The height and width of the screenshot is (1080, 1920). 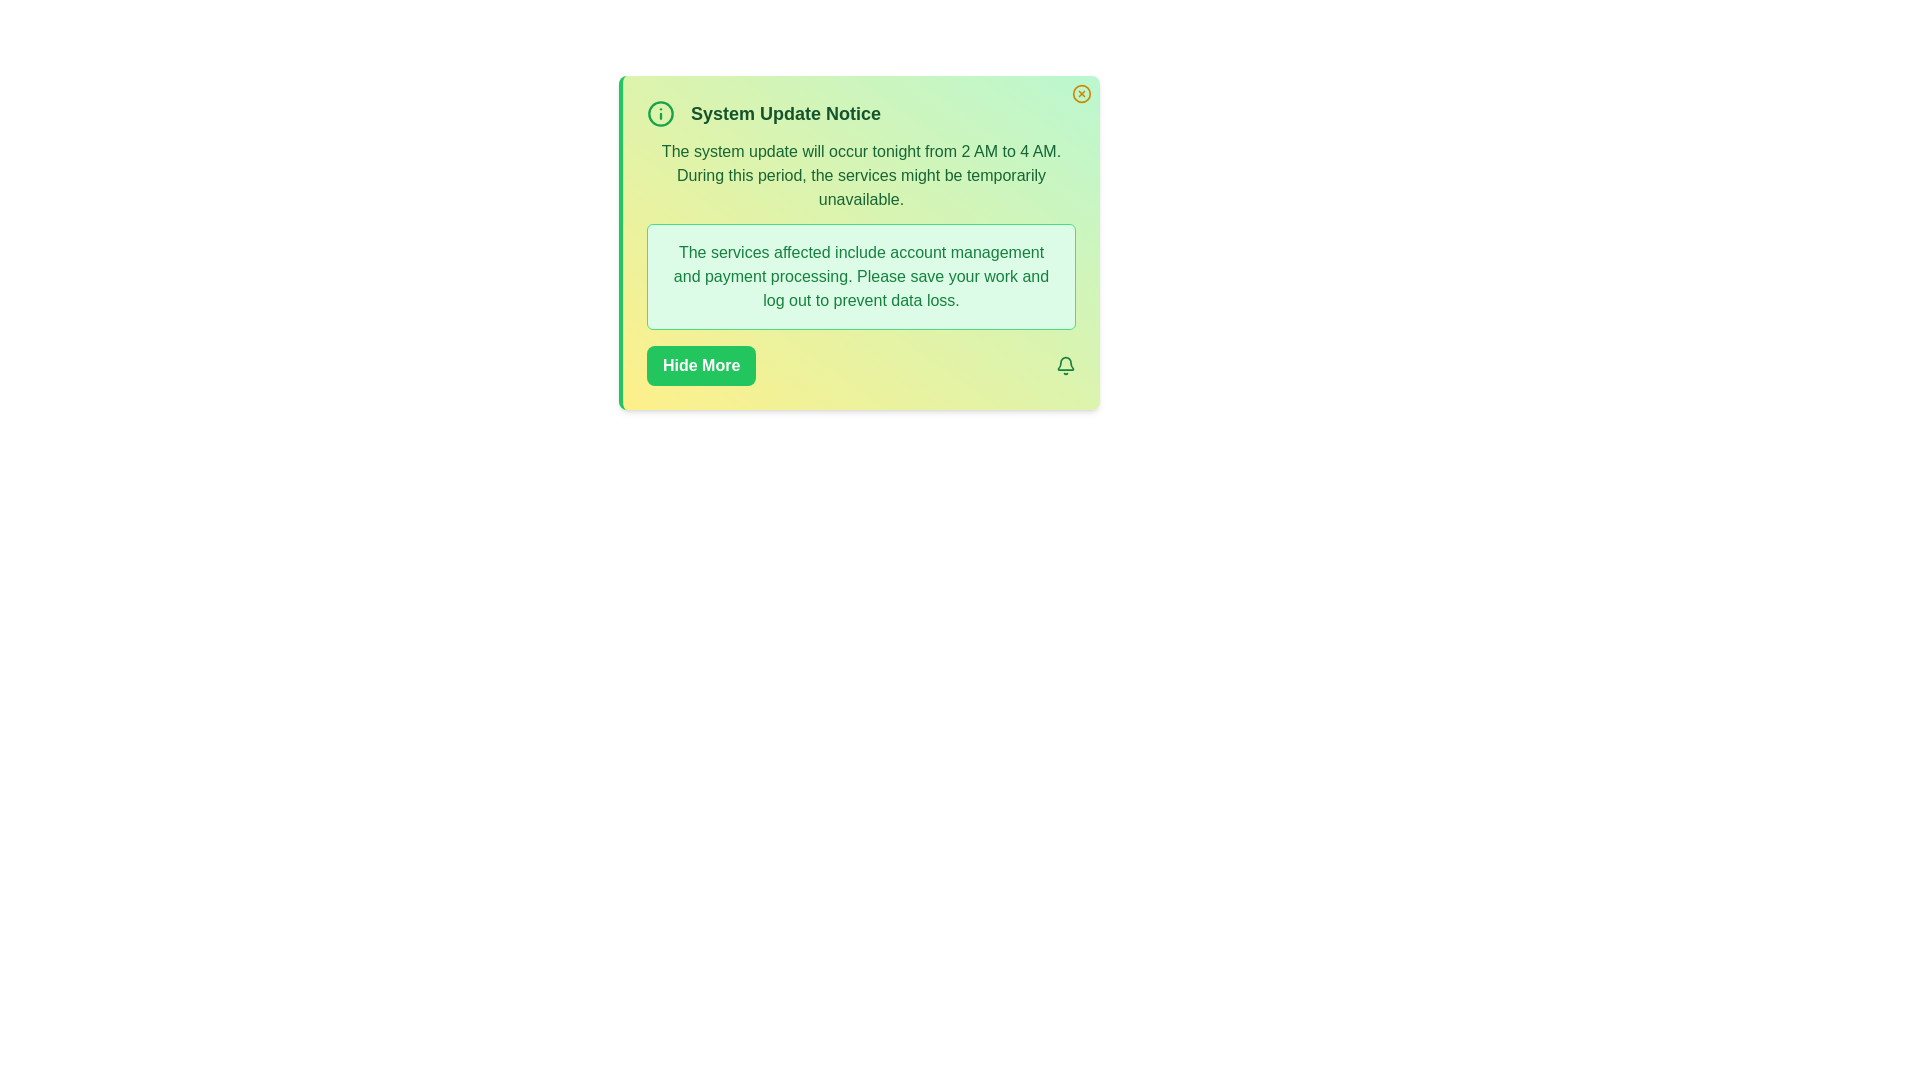 I want to click on close button located at the top-right corner of the alert, so click(x=1080, y=93).